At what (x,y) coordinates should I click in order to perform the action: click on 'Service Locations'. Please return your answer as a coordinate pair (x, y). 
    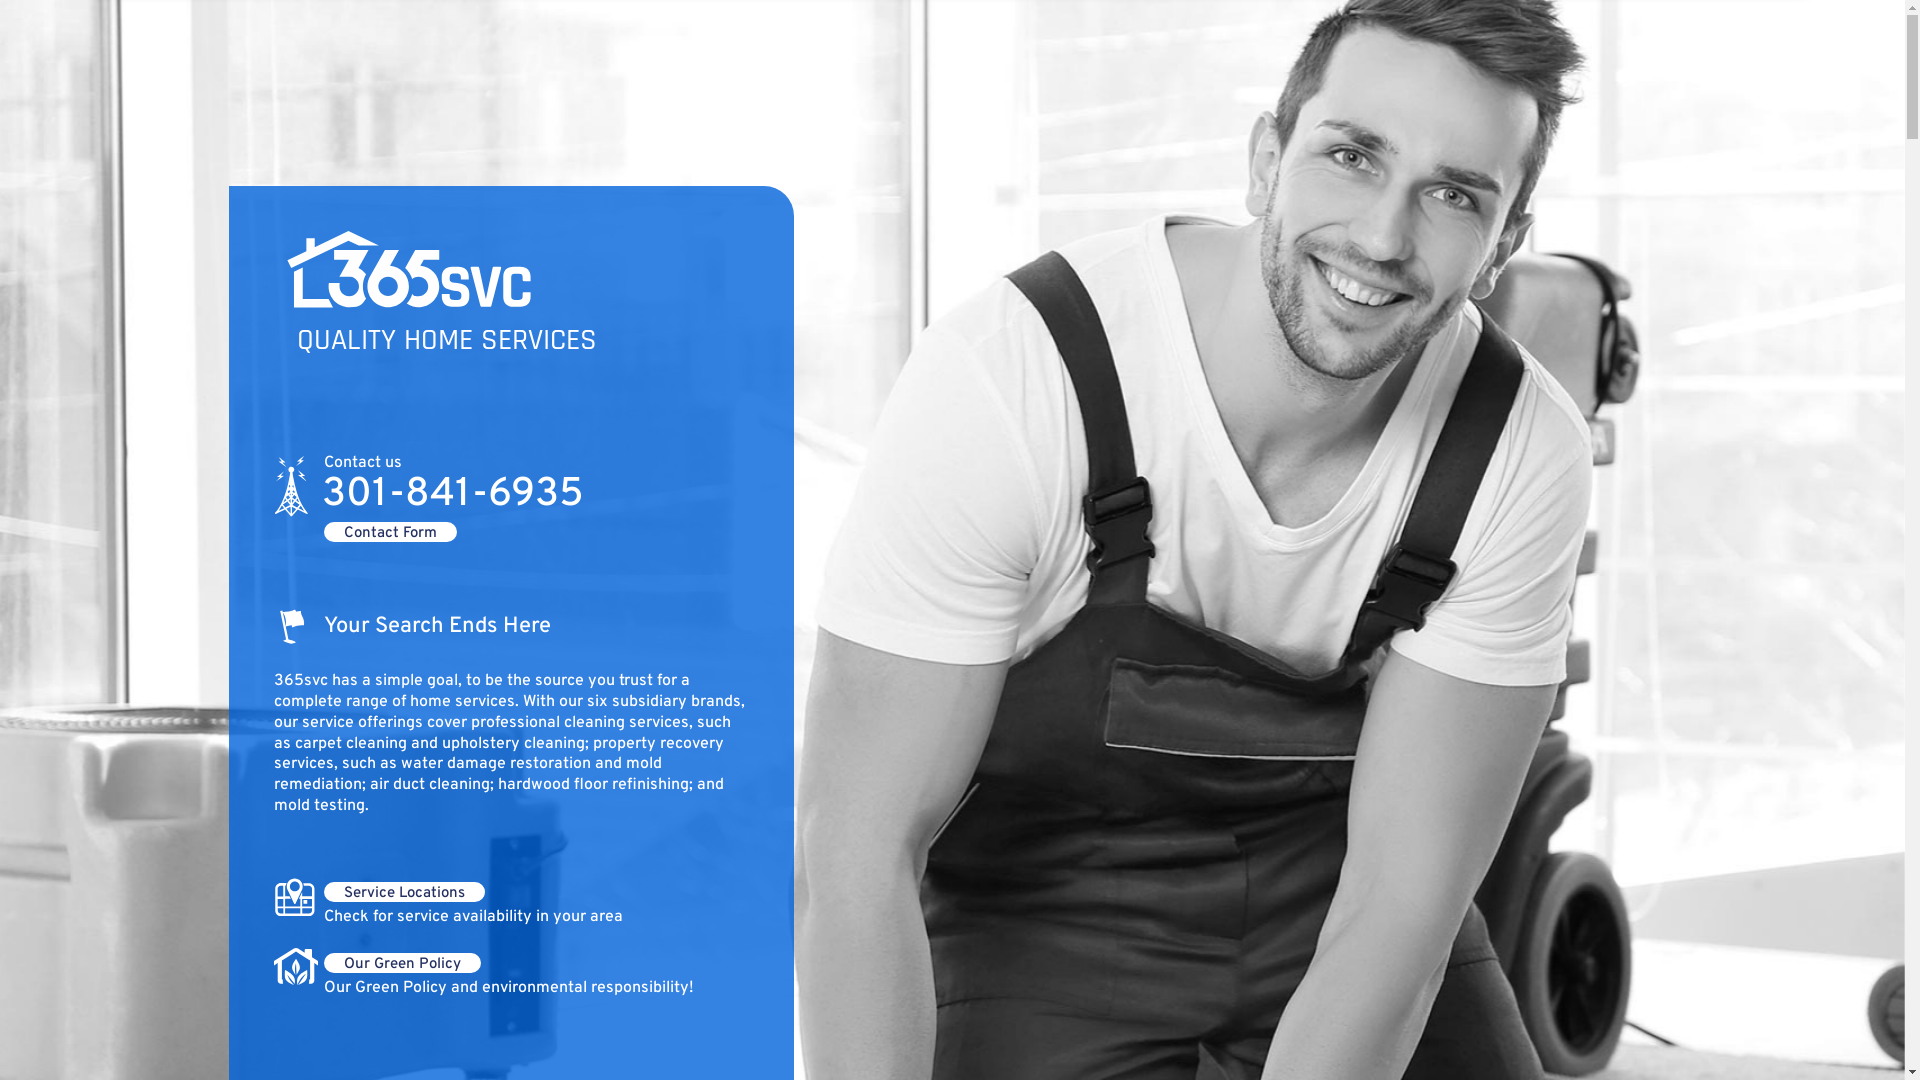
    Looking at the image, I should click on (403, 890).